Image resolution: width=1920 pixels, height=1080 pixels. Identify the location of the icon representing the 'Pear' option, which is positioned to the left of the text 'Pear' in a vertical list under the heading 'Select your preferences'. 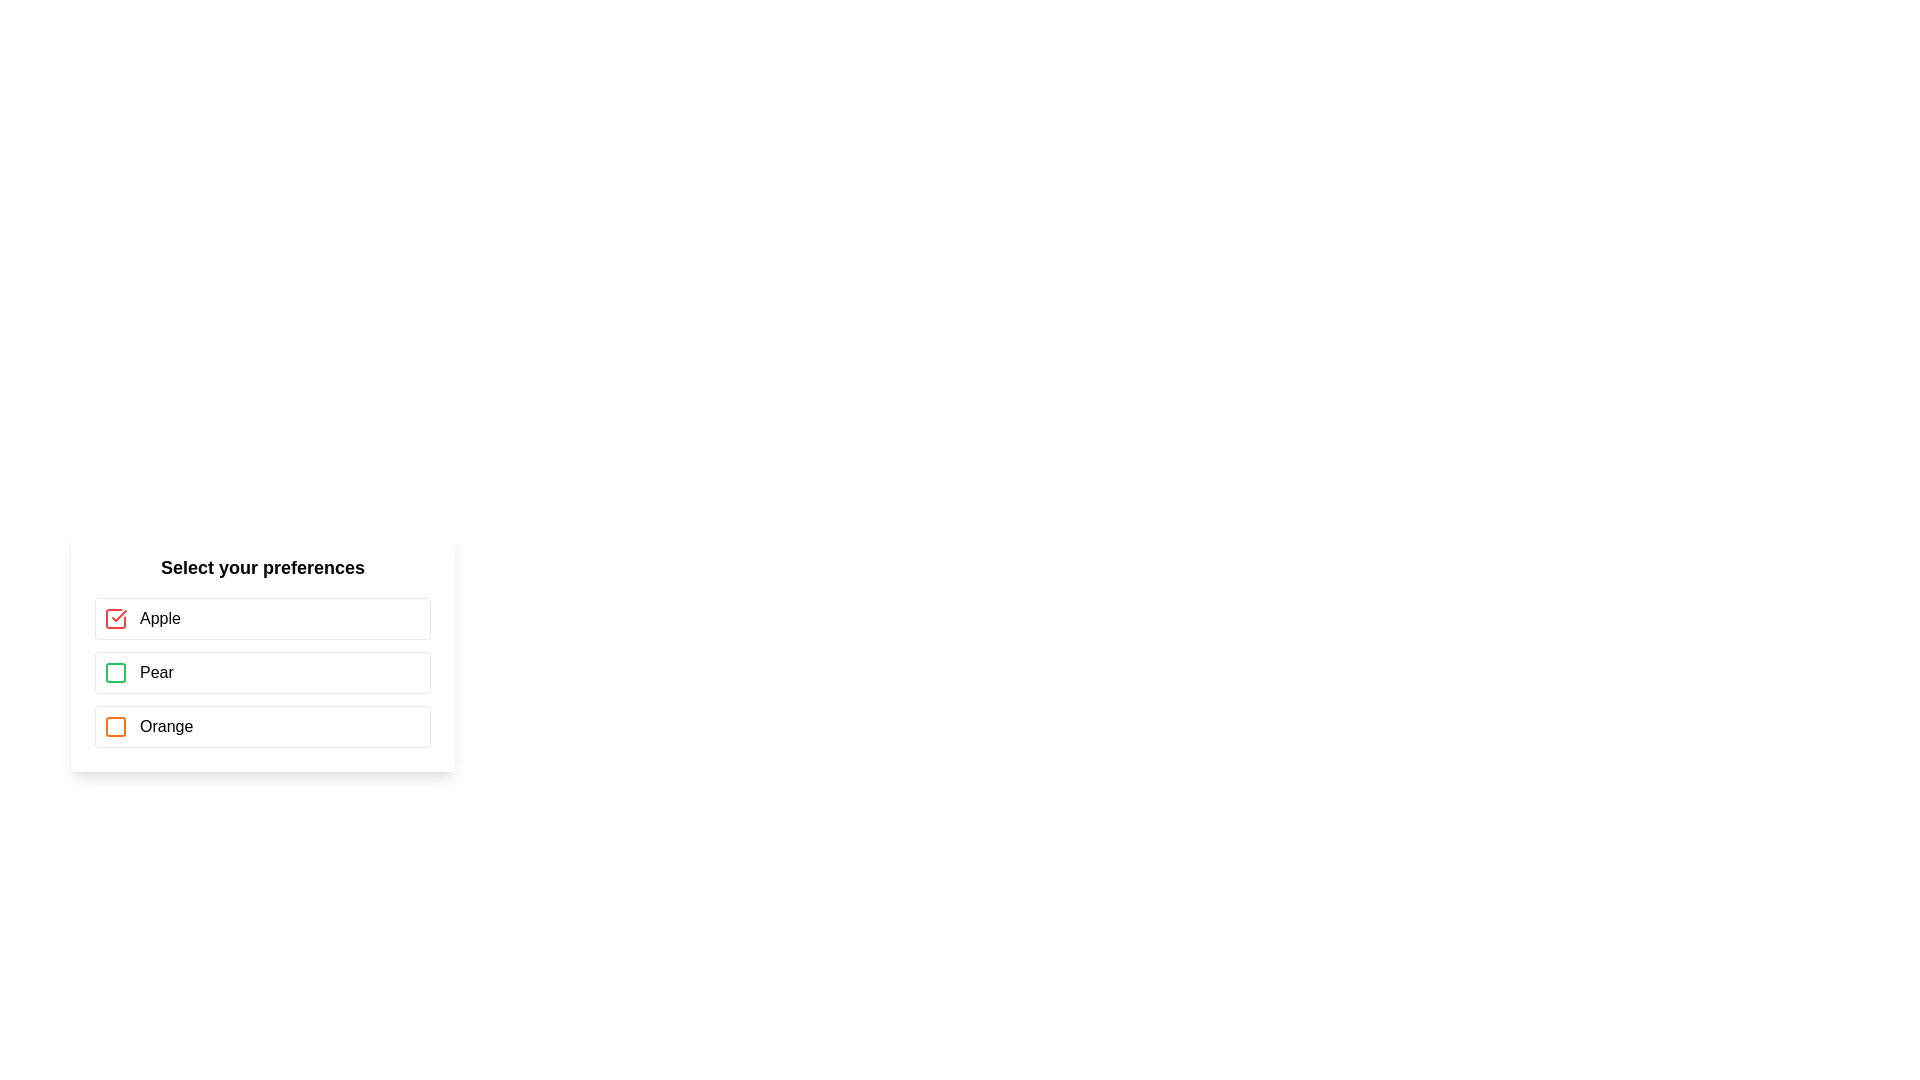
(114, 672).